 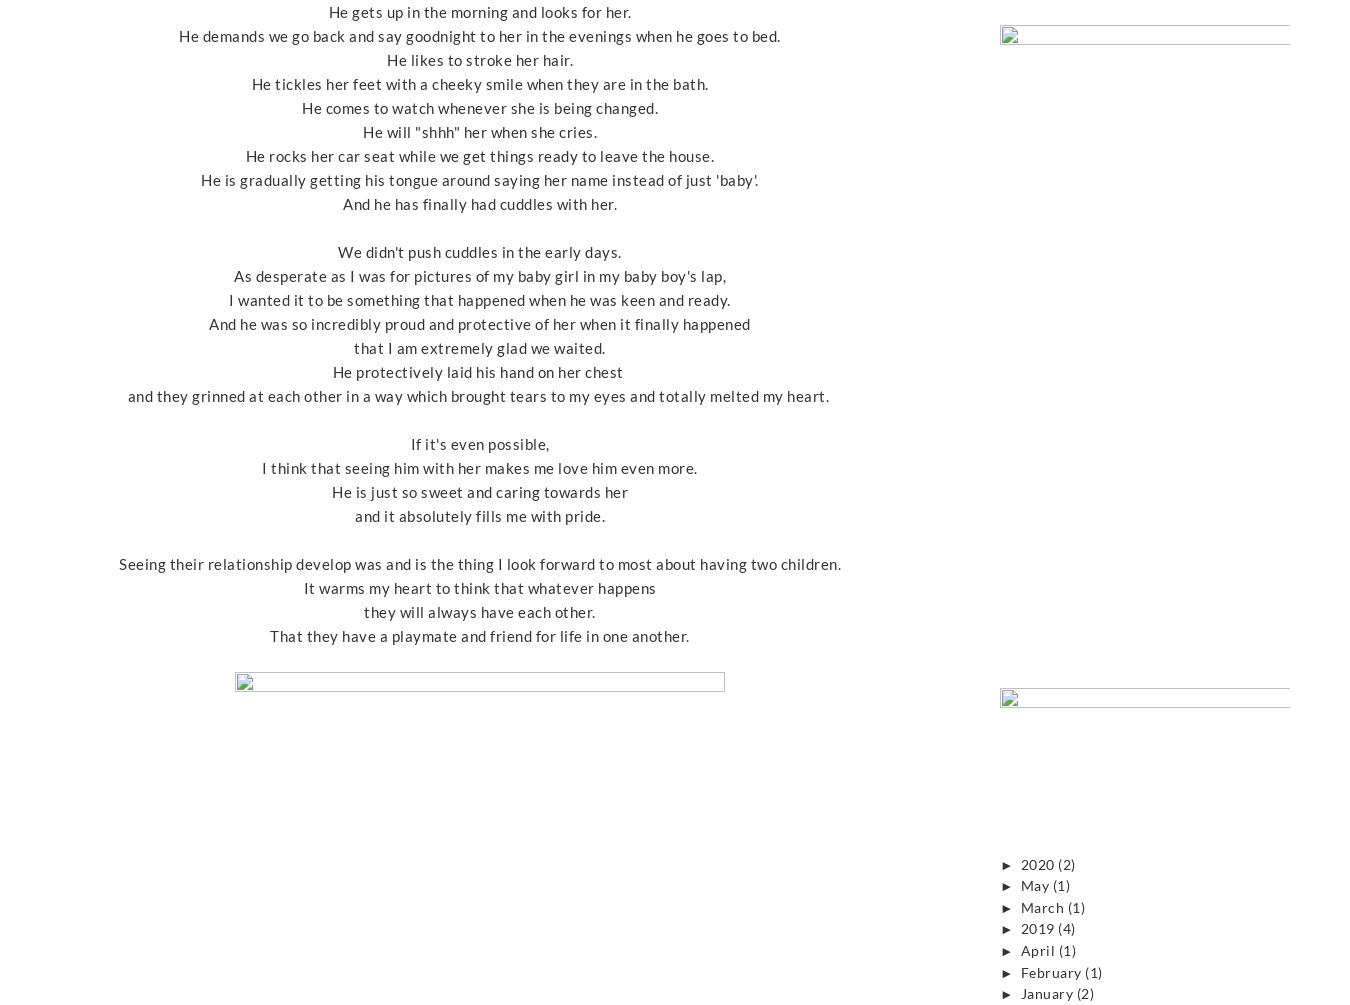 What do you see at coordinates (1020, 971) in the screenshot?
I see `'February'` at bounding box center [1020, 971].